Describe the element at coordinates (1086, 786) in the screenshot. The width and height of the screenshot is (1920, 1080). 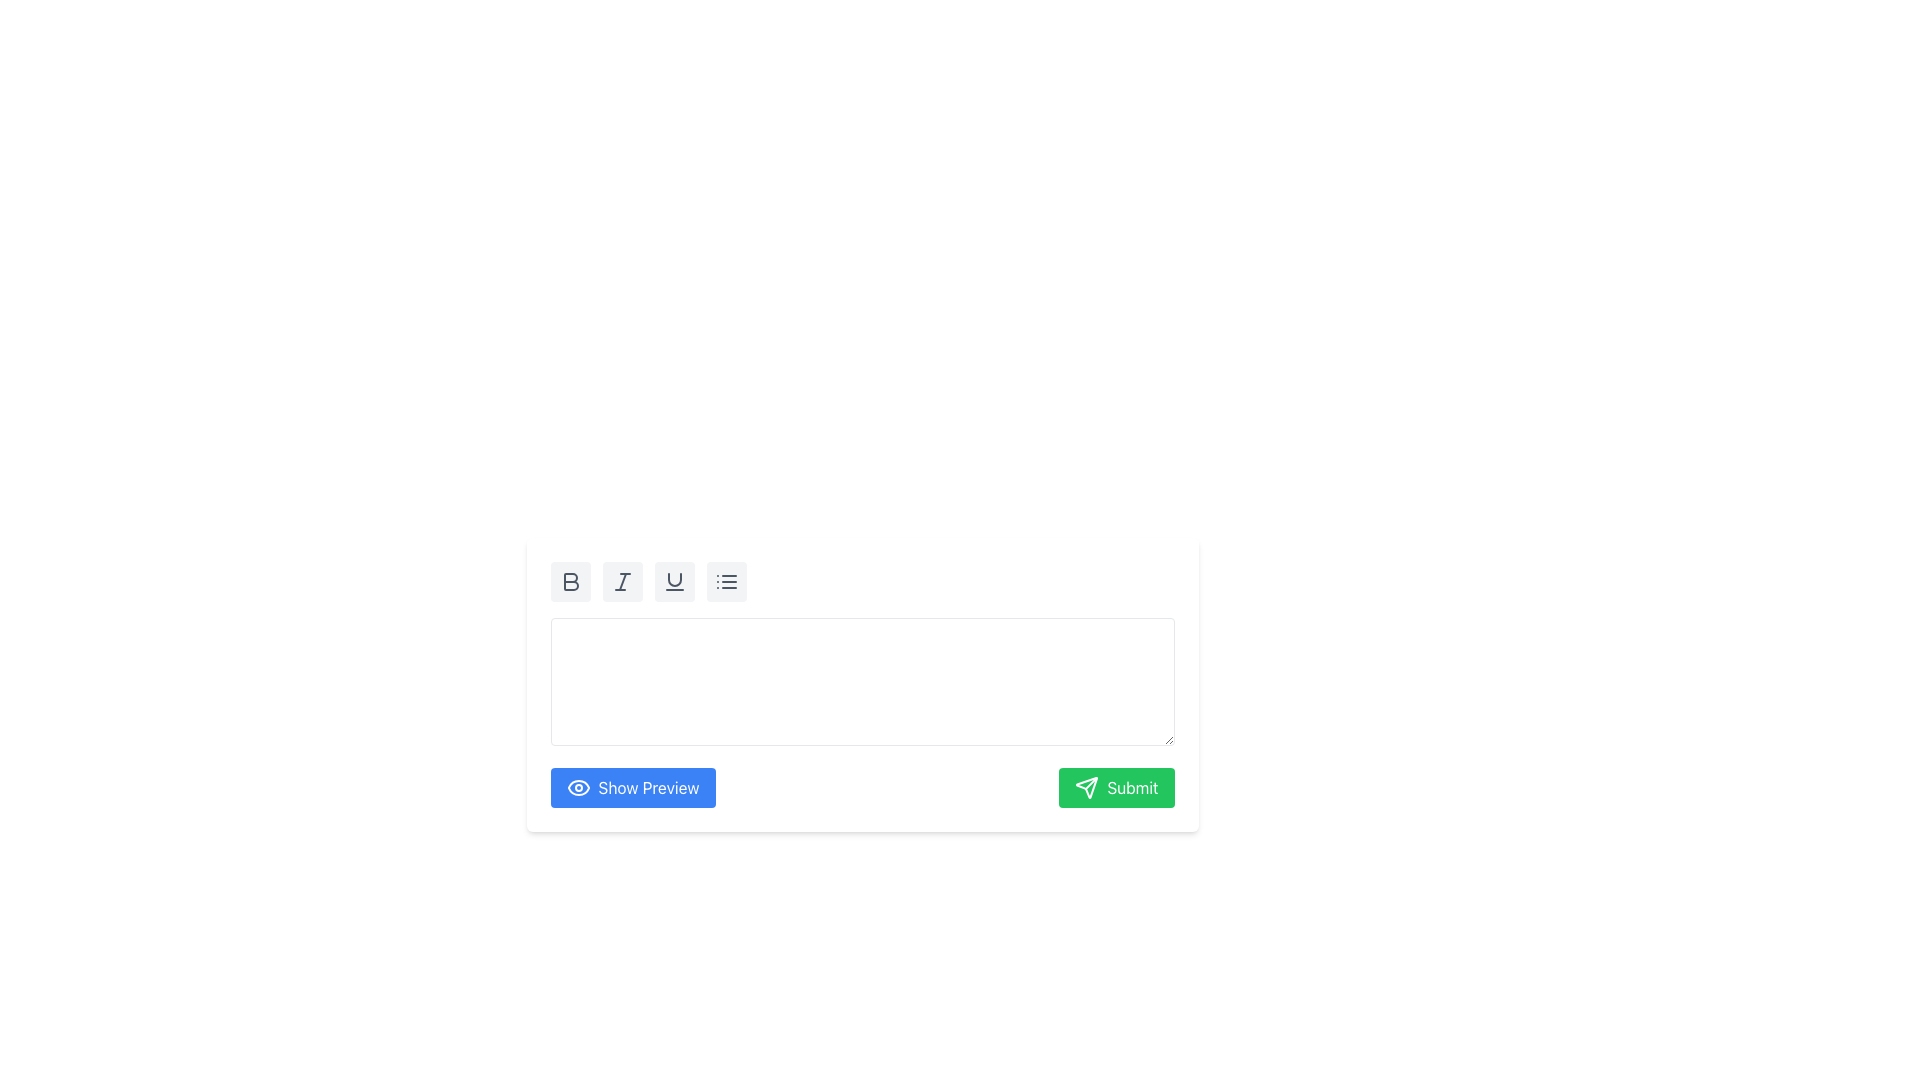
I see `the decorative icon on the left side of the 'Submit' button located at the bottom-right of the form` at that location.